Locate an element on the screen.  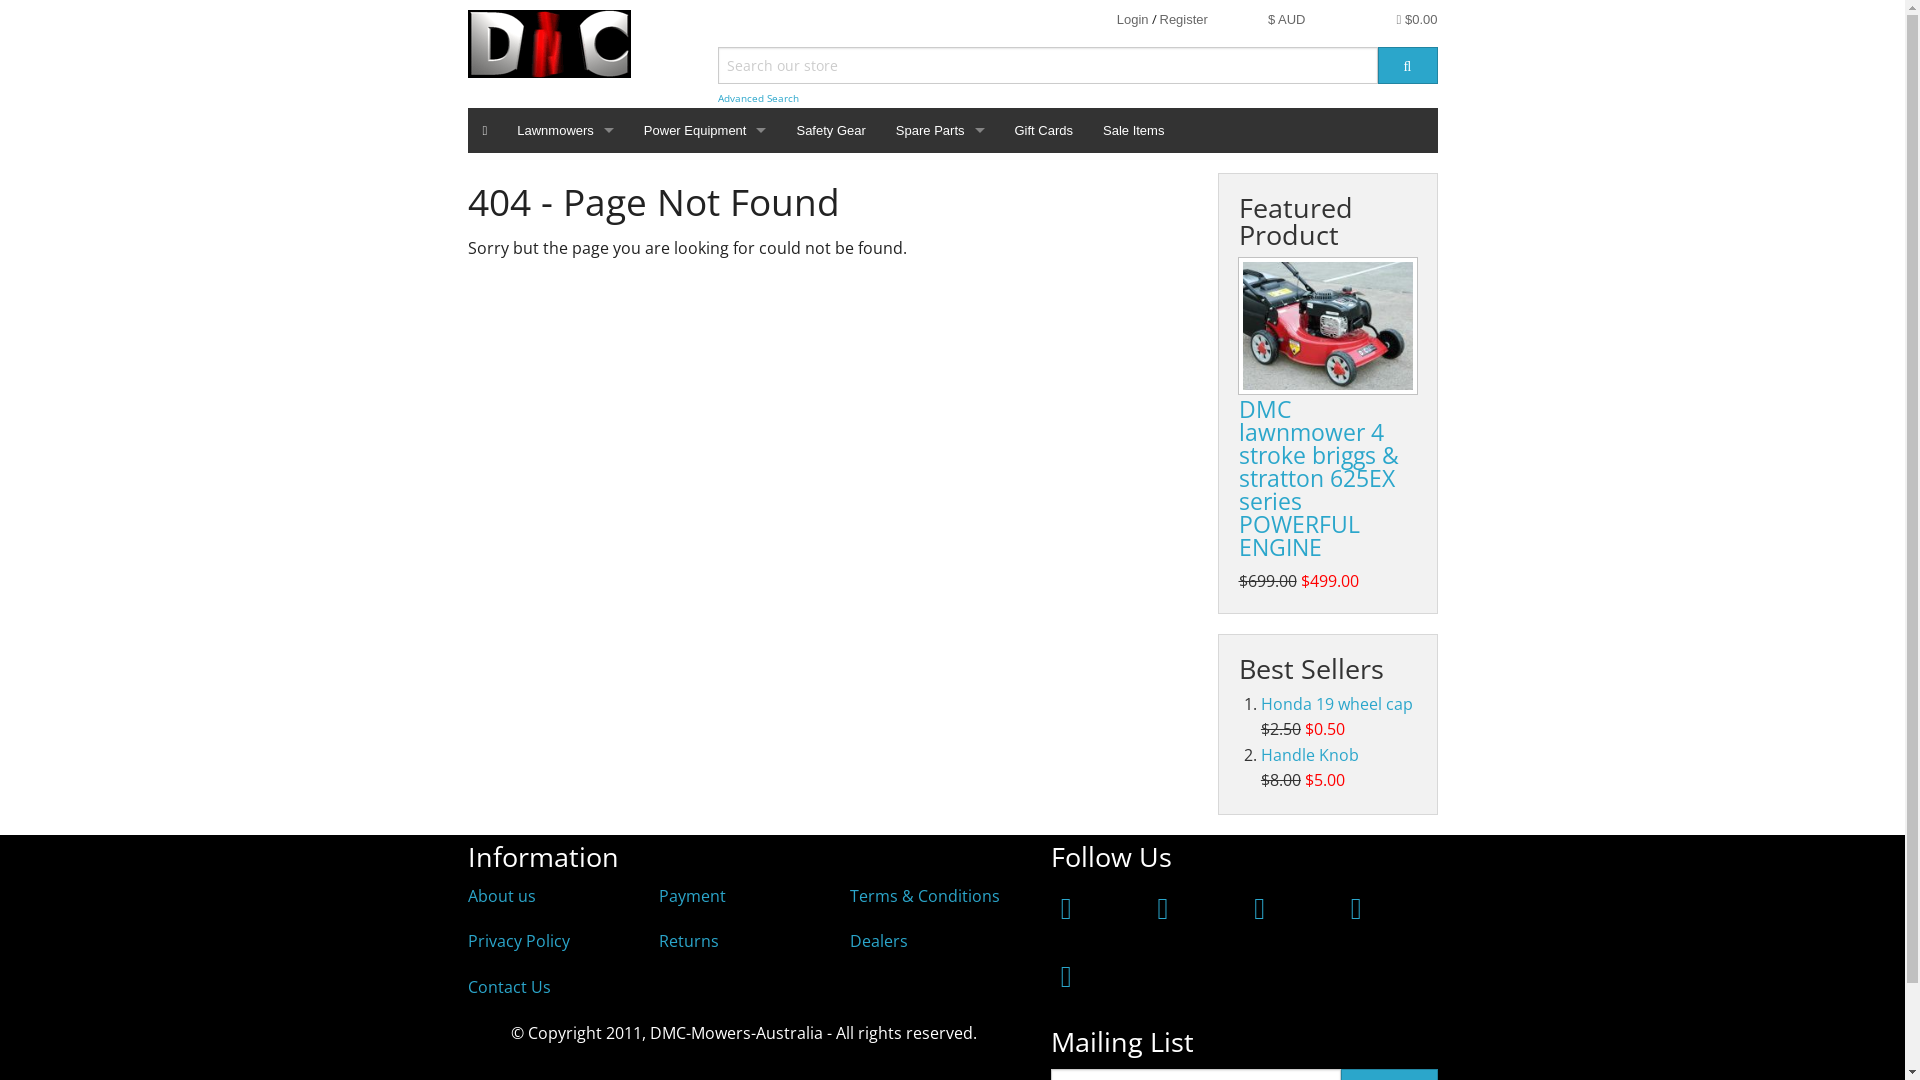
'Safety Gear' is located at coordinates (830, 130).